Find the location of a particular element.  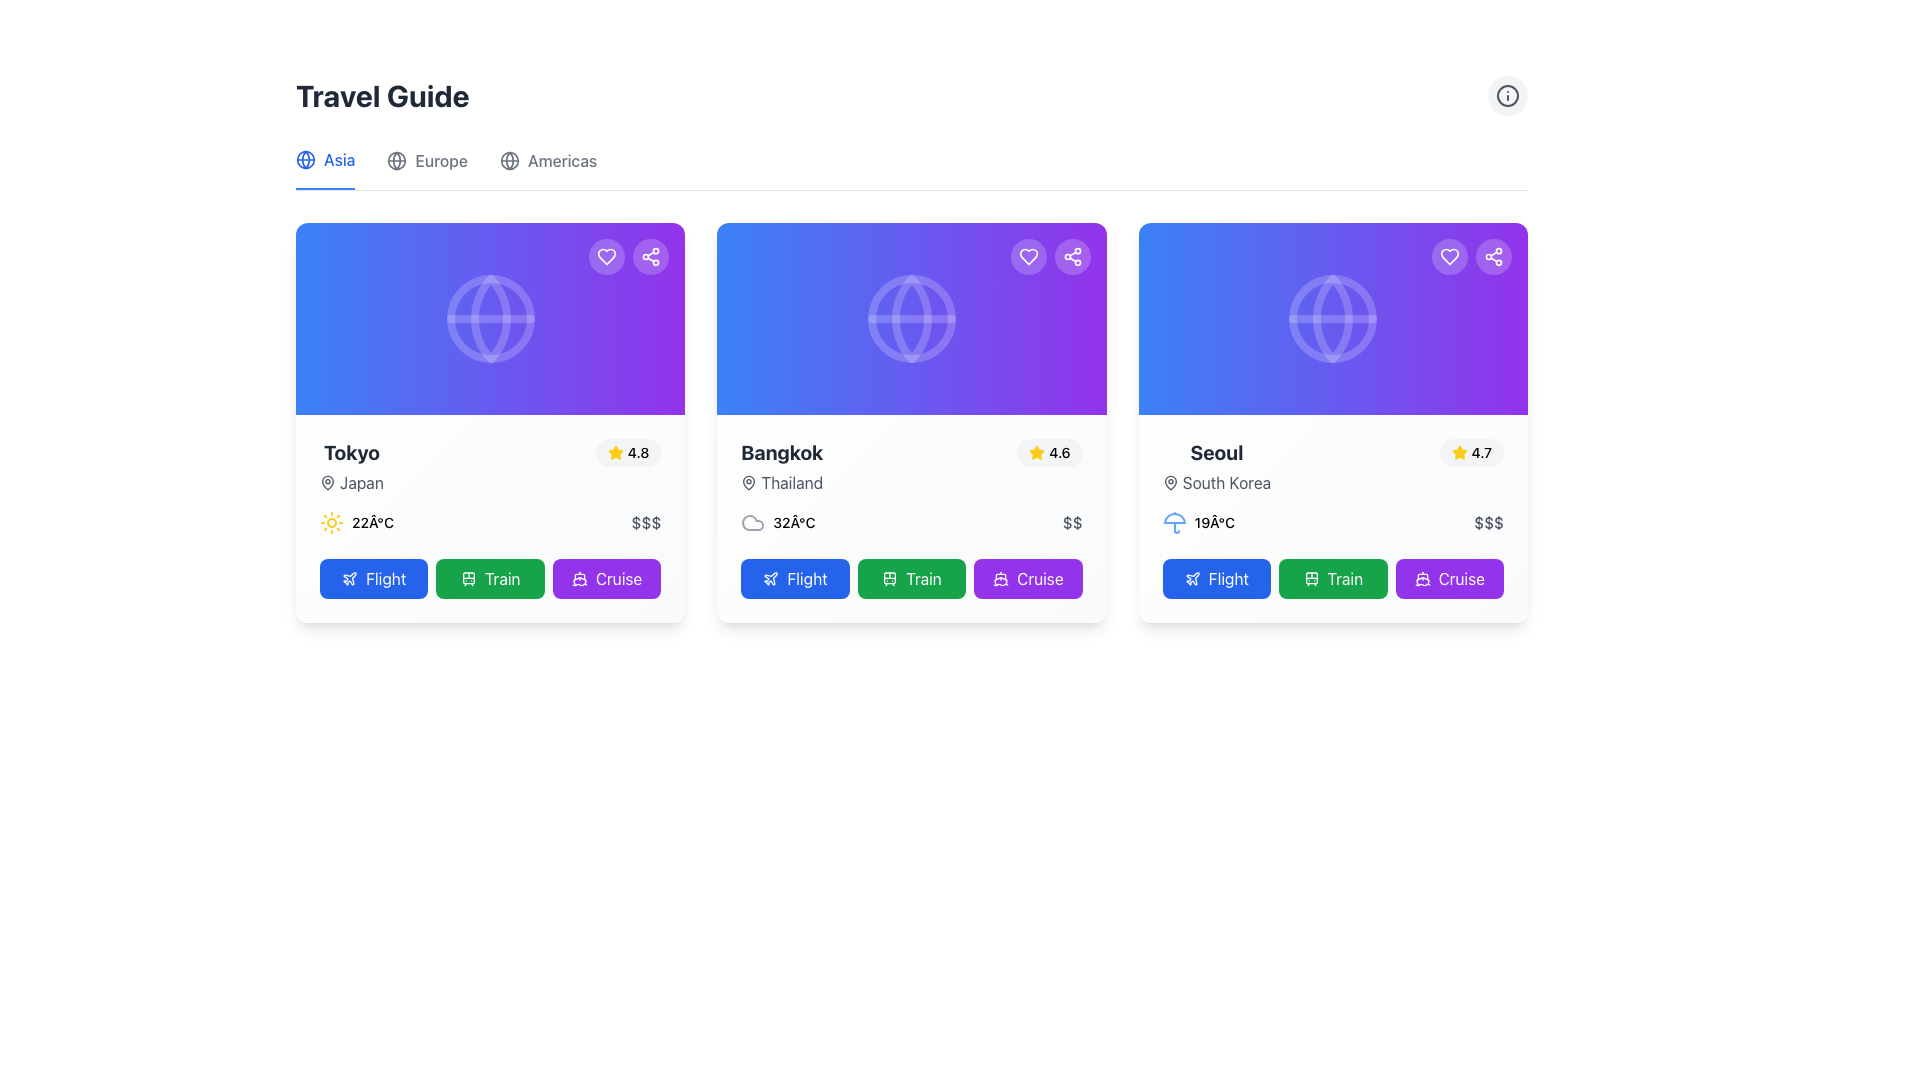

the Rating badge in the top-right section of the card visualizing the 'Tokyo' destination is located at coordinates (627, 452).